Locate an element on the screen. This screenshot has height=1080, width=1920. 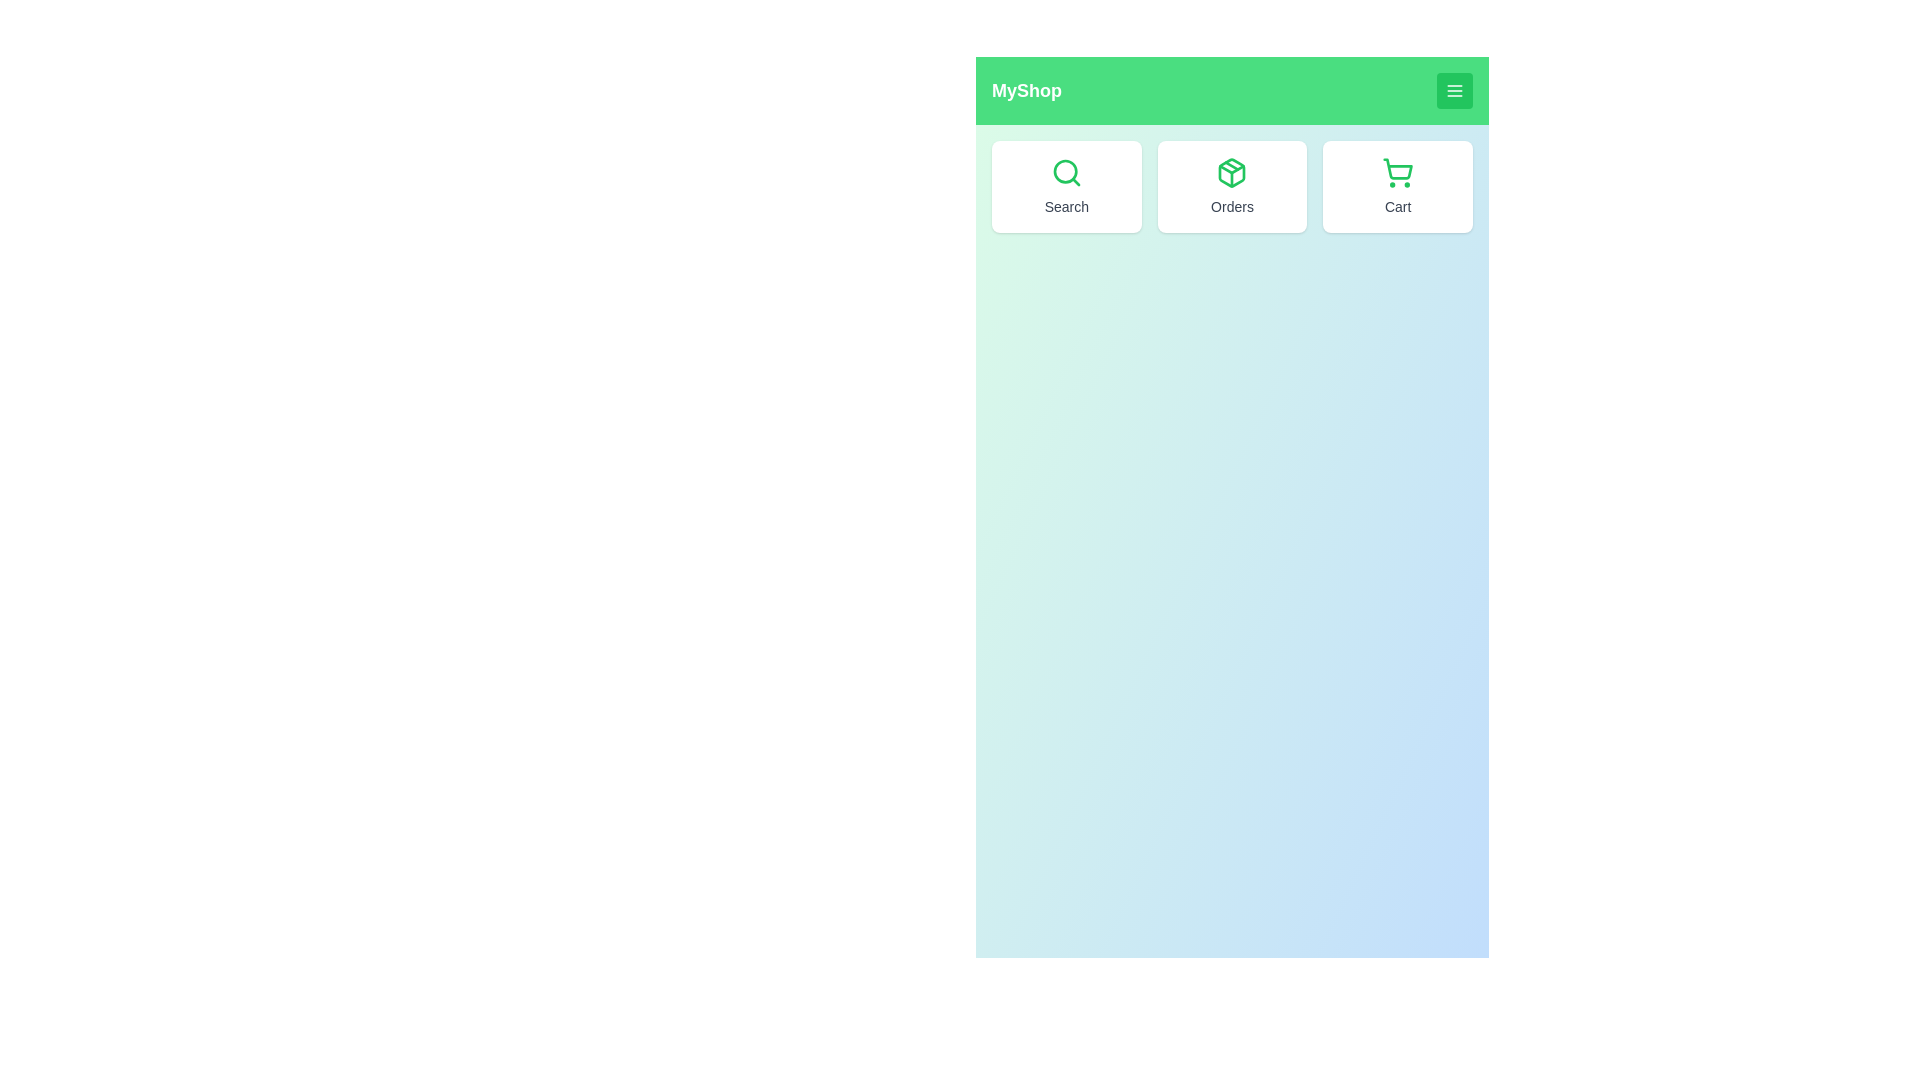
the 'Orders' button to view orders is located at coordinates (1231, 186).